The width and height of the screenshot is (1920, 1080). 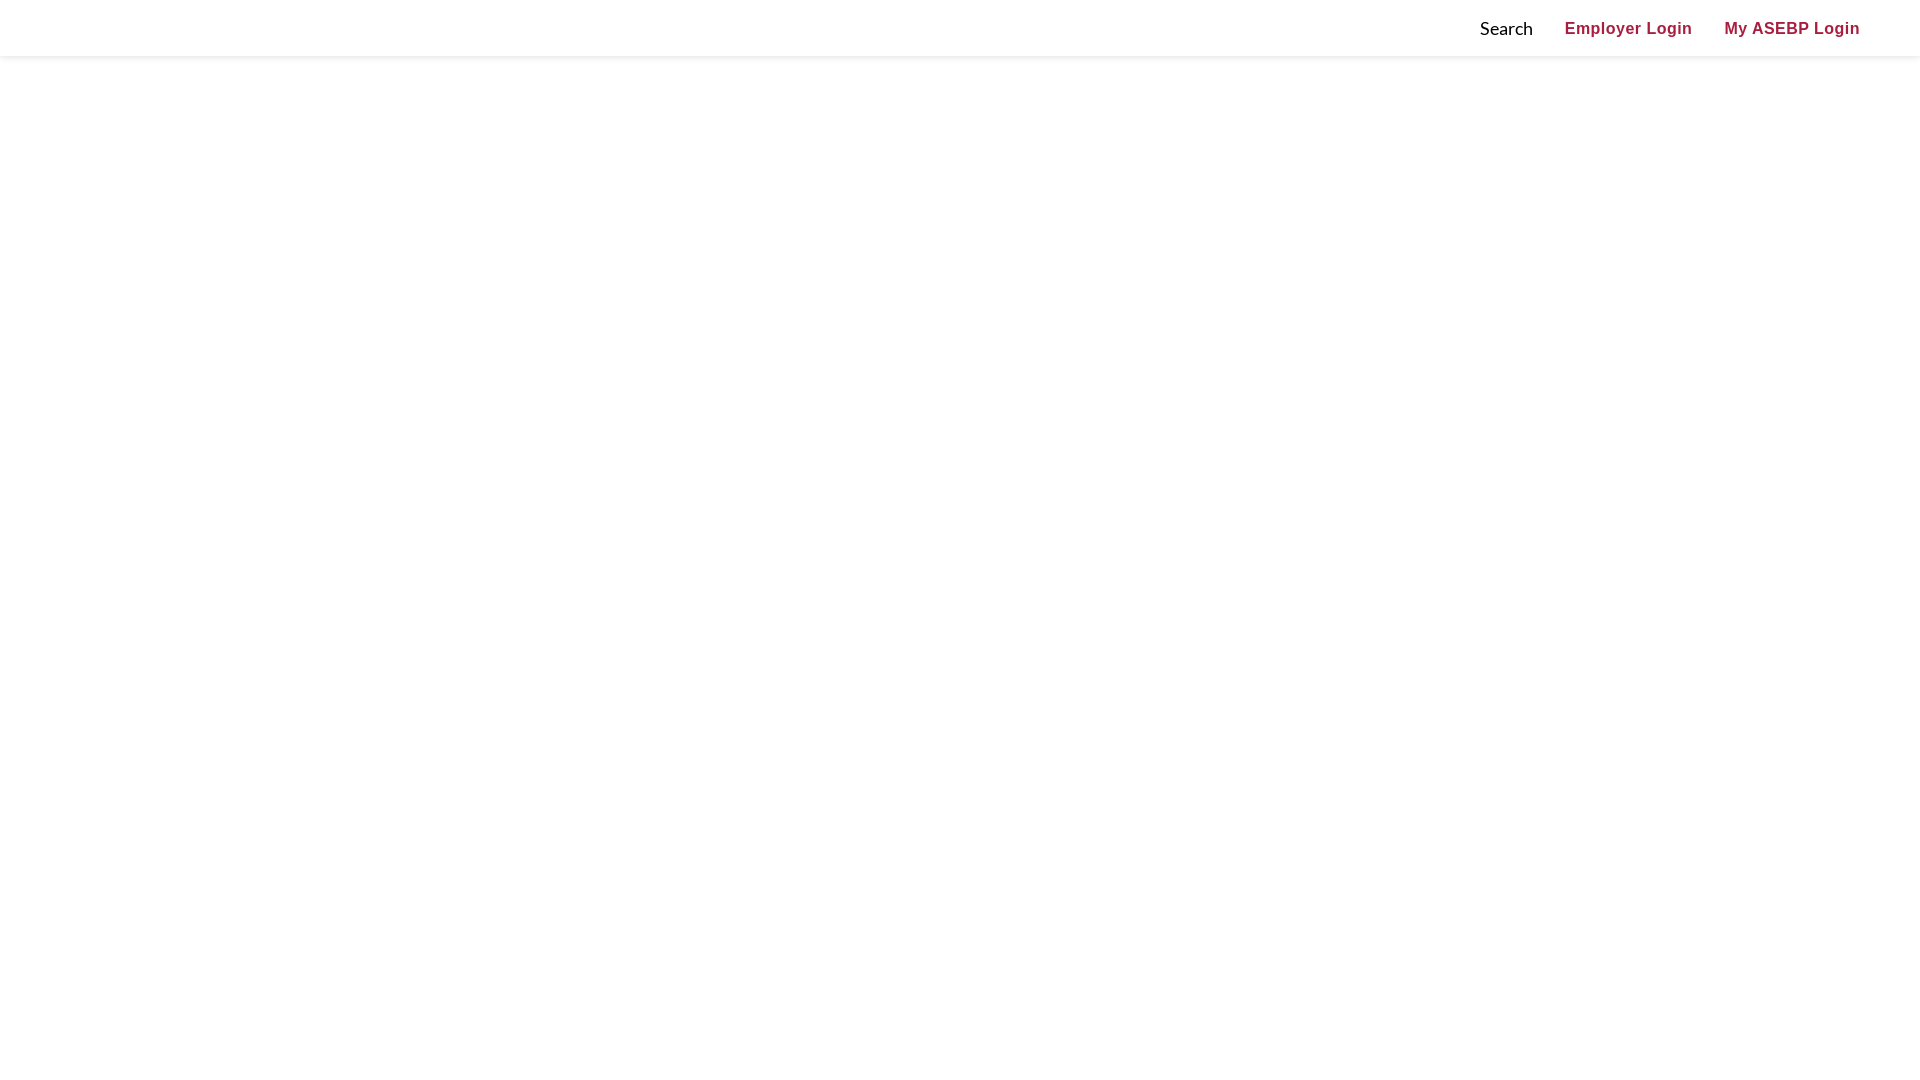 I want to click on 'My ASEBP Login', so click(x=1791, y=29).